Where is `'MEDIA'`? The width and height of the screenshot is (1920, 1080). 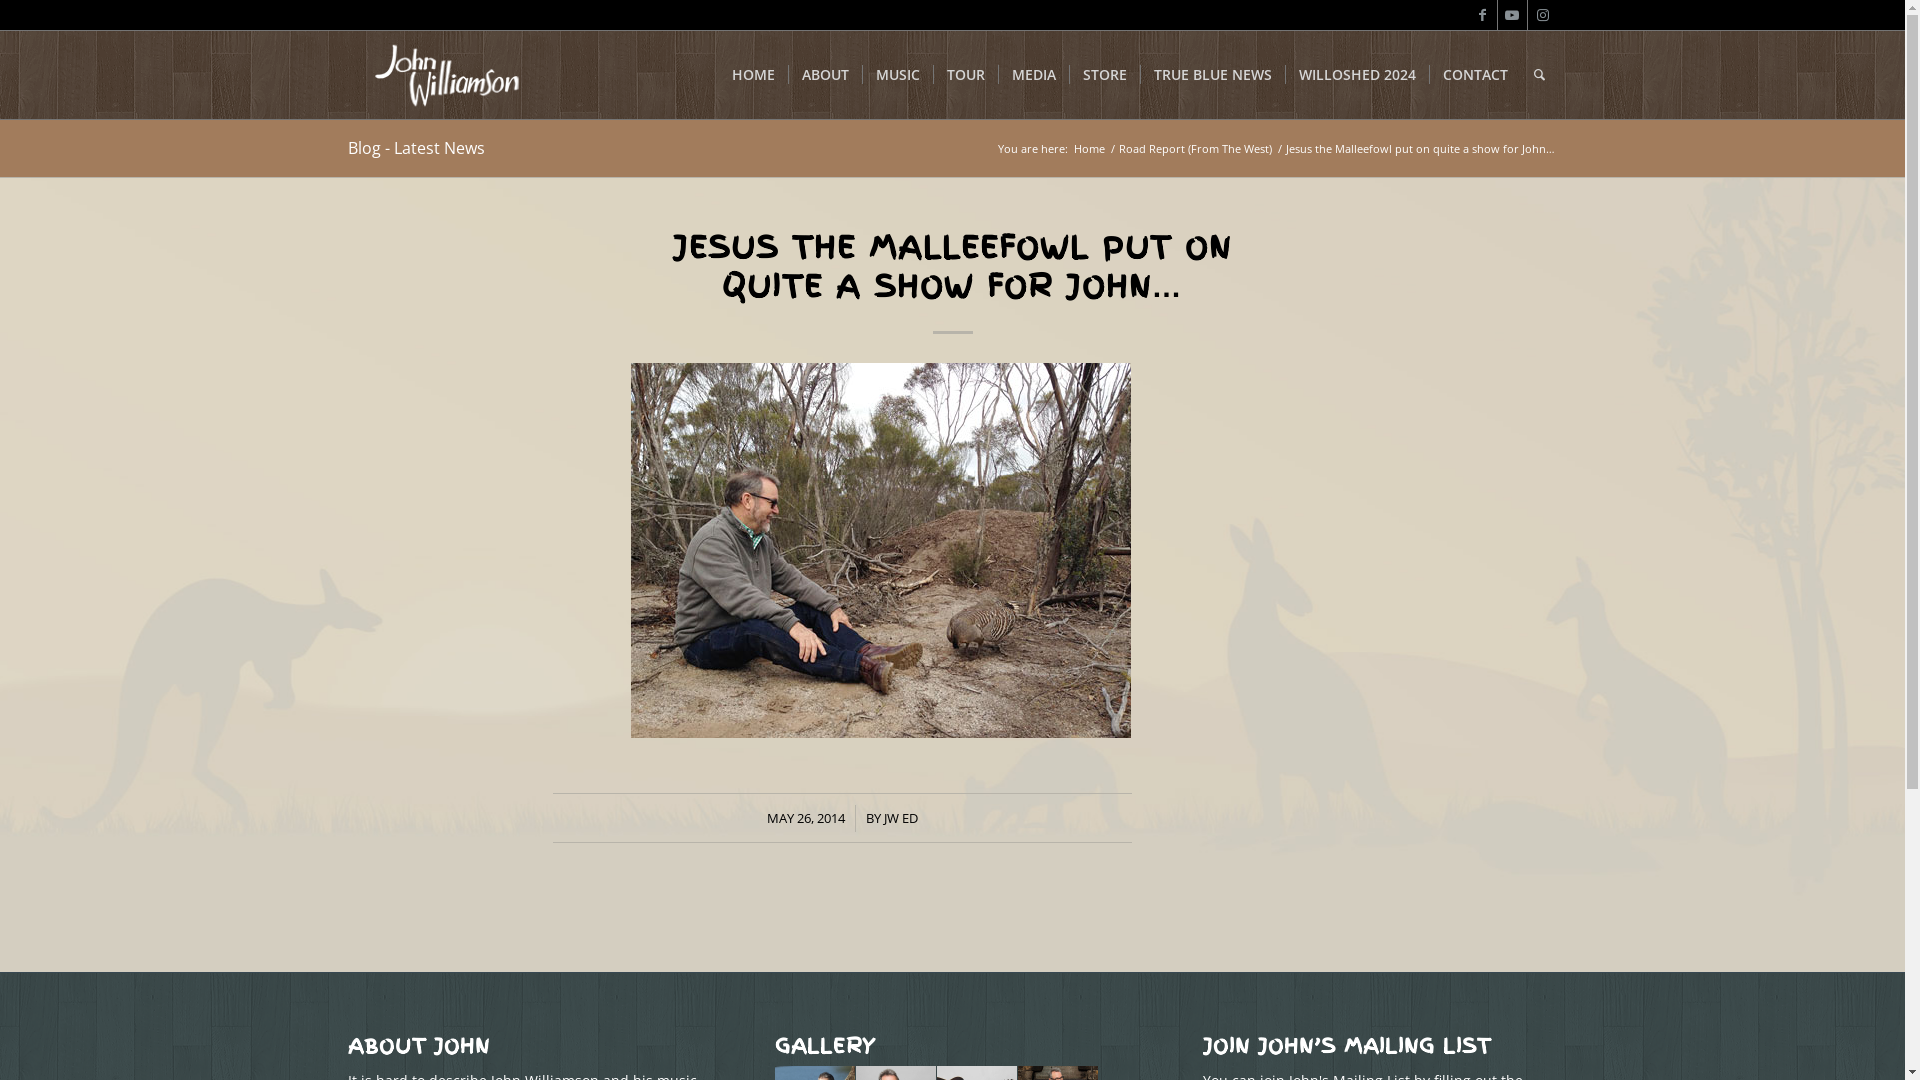
'MEDIA' is located at coordinates (998, 73).